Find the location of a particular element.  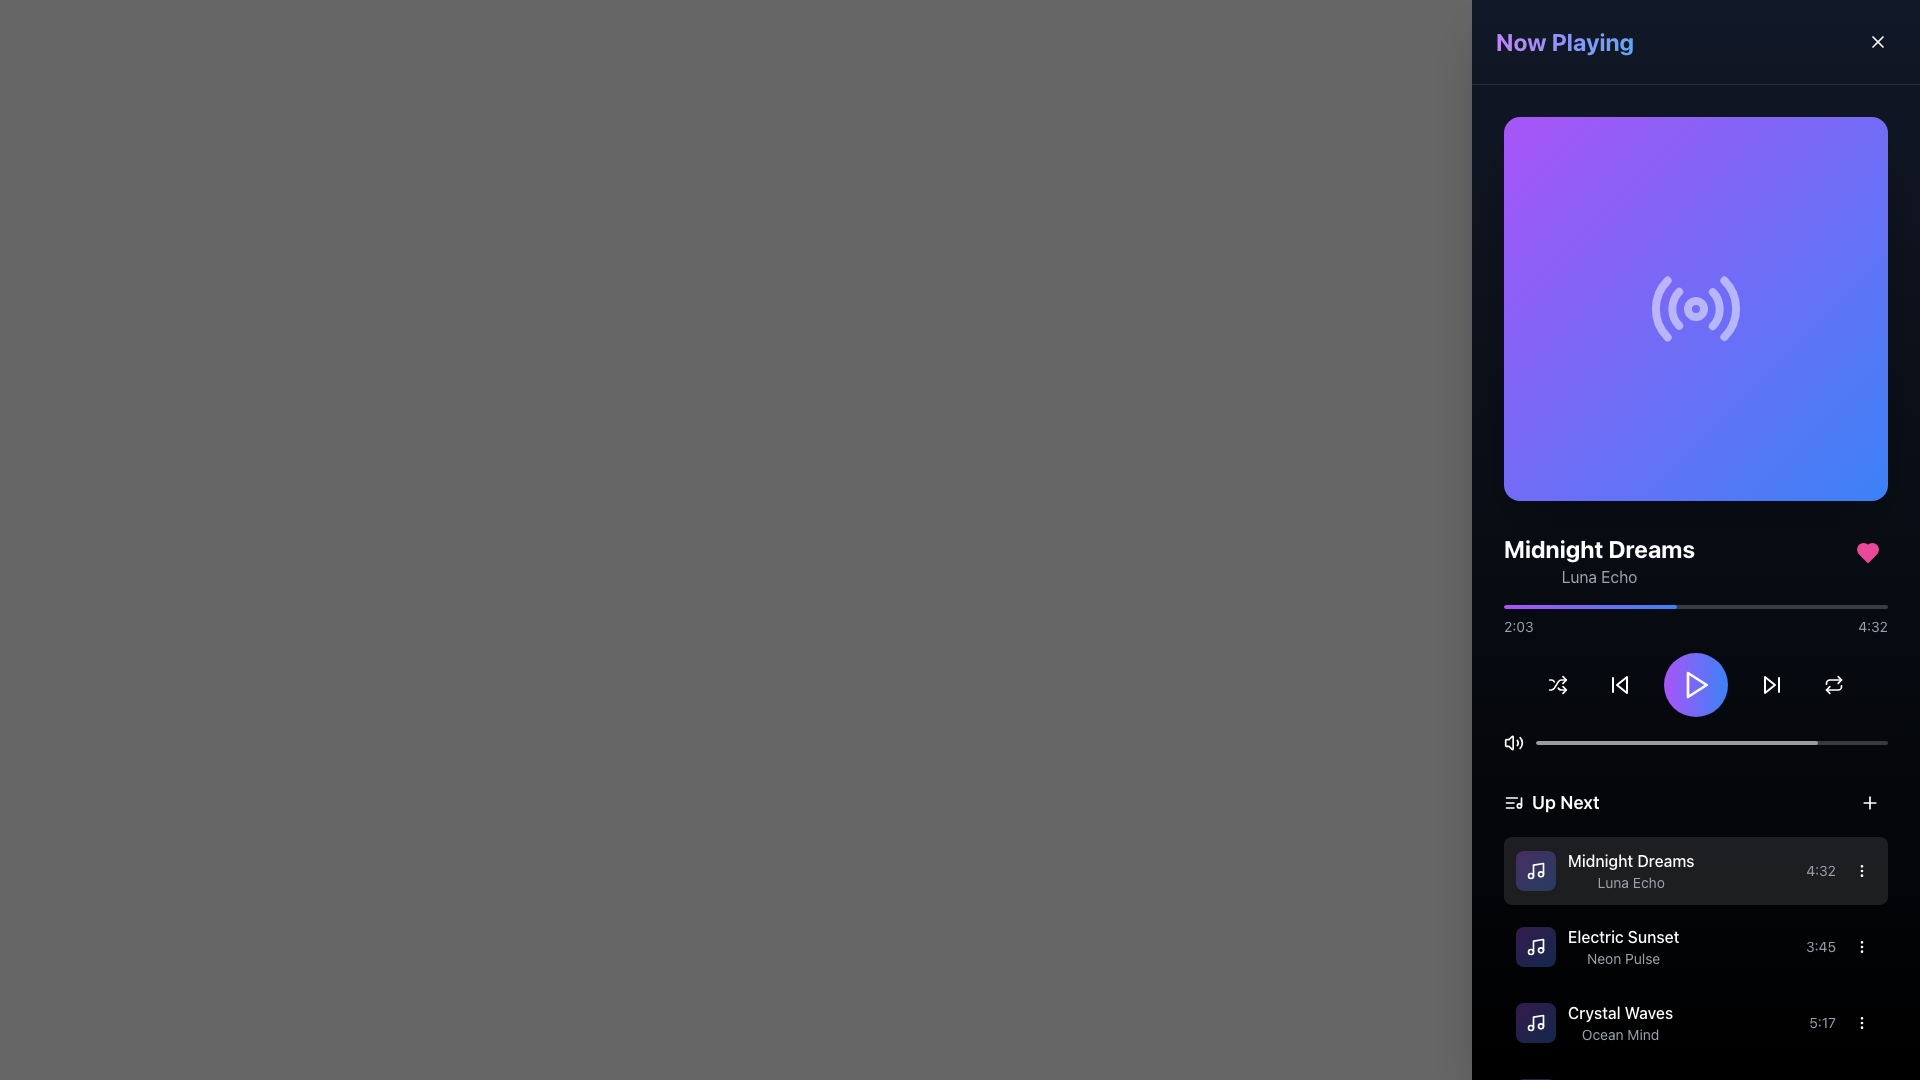

the SVG icon representing a musical note, which visually indicates a music track or sound-related feature in the music player interface is located at coordinates (1535, 870).